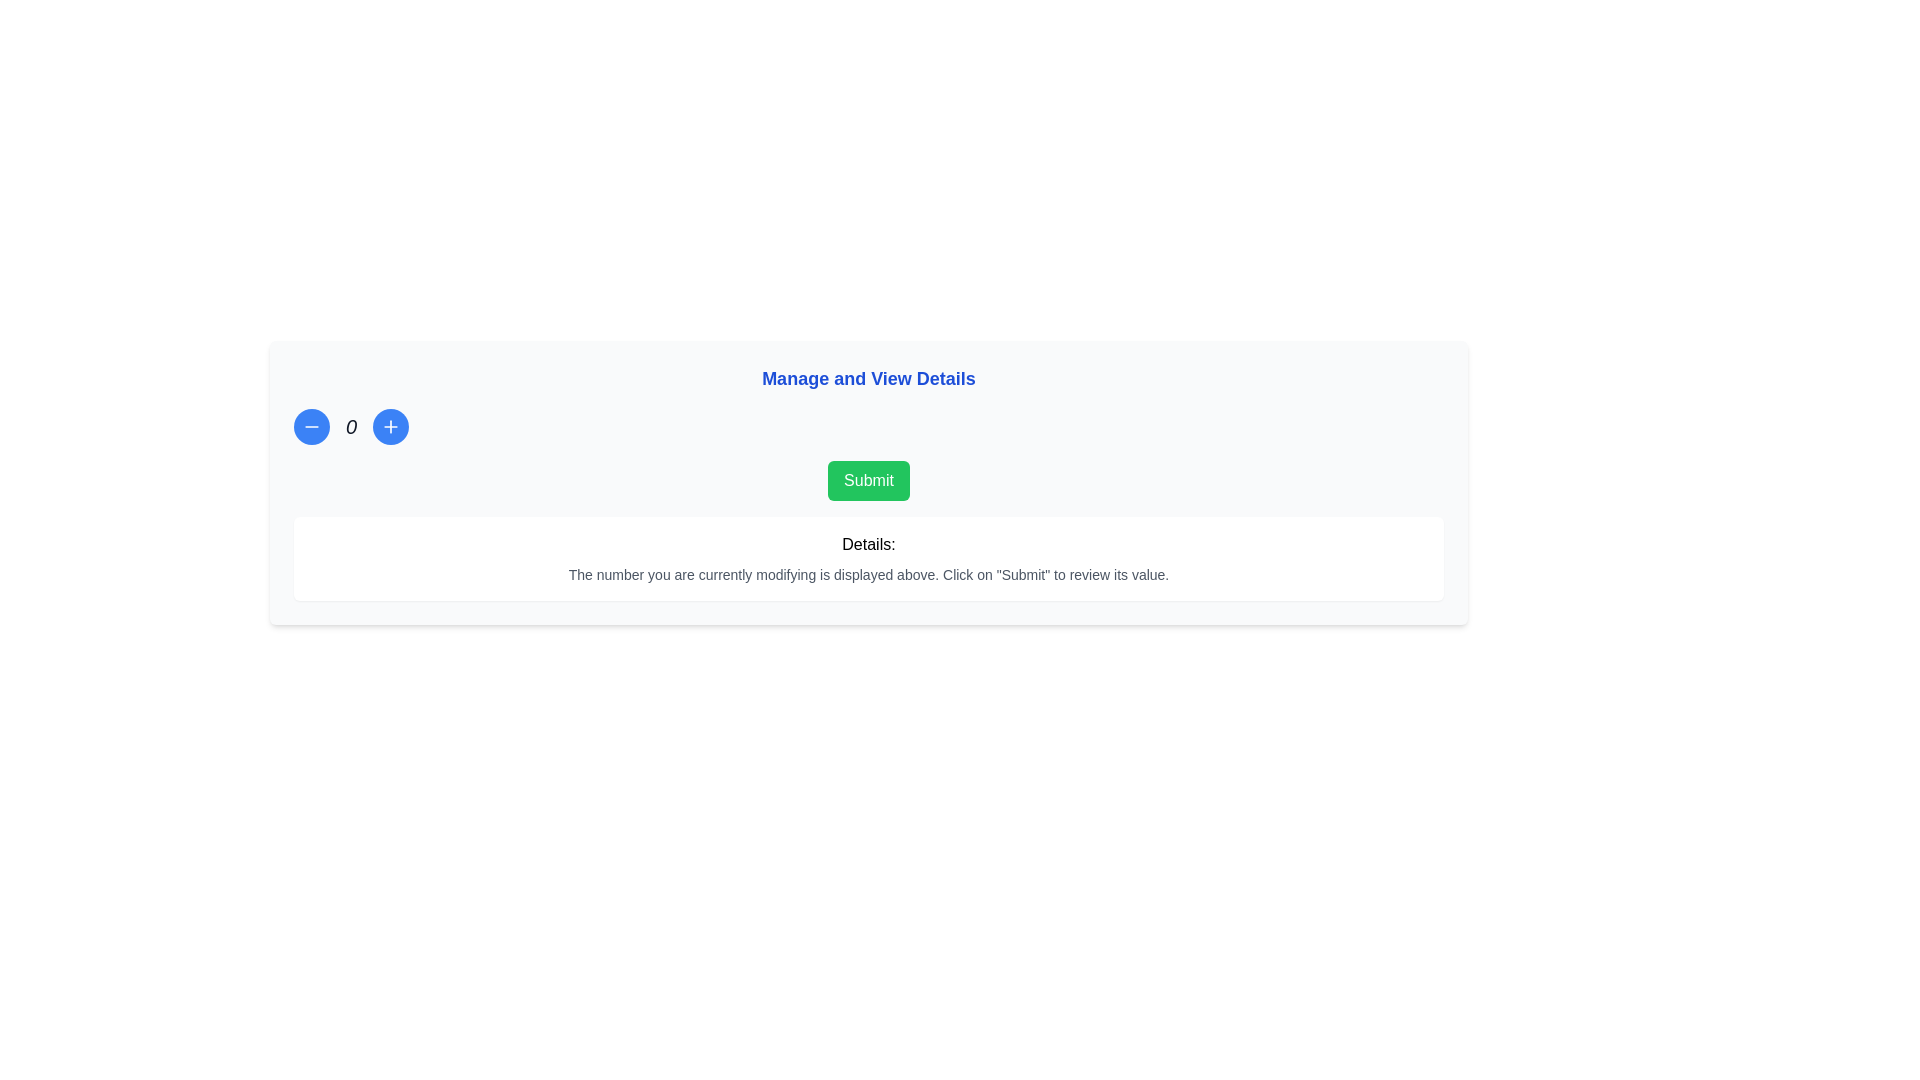  I want to click on the decrement button located at the top-left of the panel to decrease the associated numeric value, so click(311, 426).